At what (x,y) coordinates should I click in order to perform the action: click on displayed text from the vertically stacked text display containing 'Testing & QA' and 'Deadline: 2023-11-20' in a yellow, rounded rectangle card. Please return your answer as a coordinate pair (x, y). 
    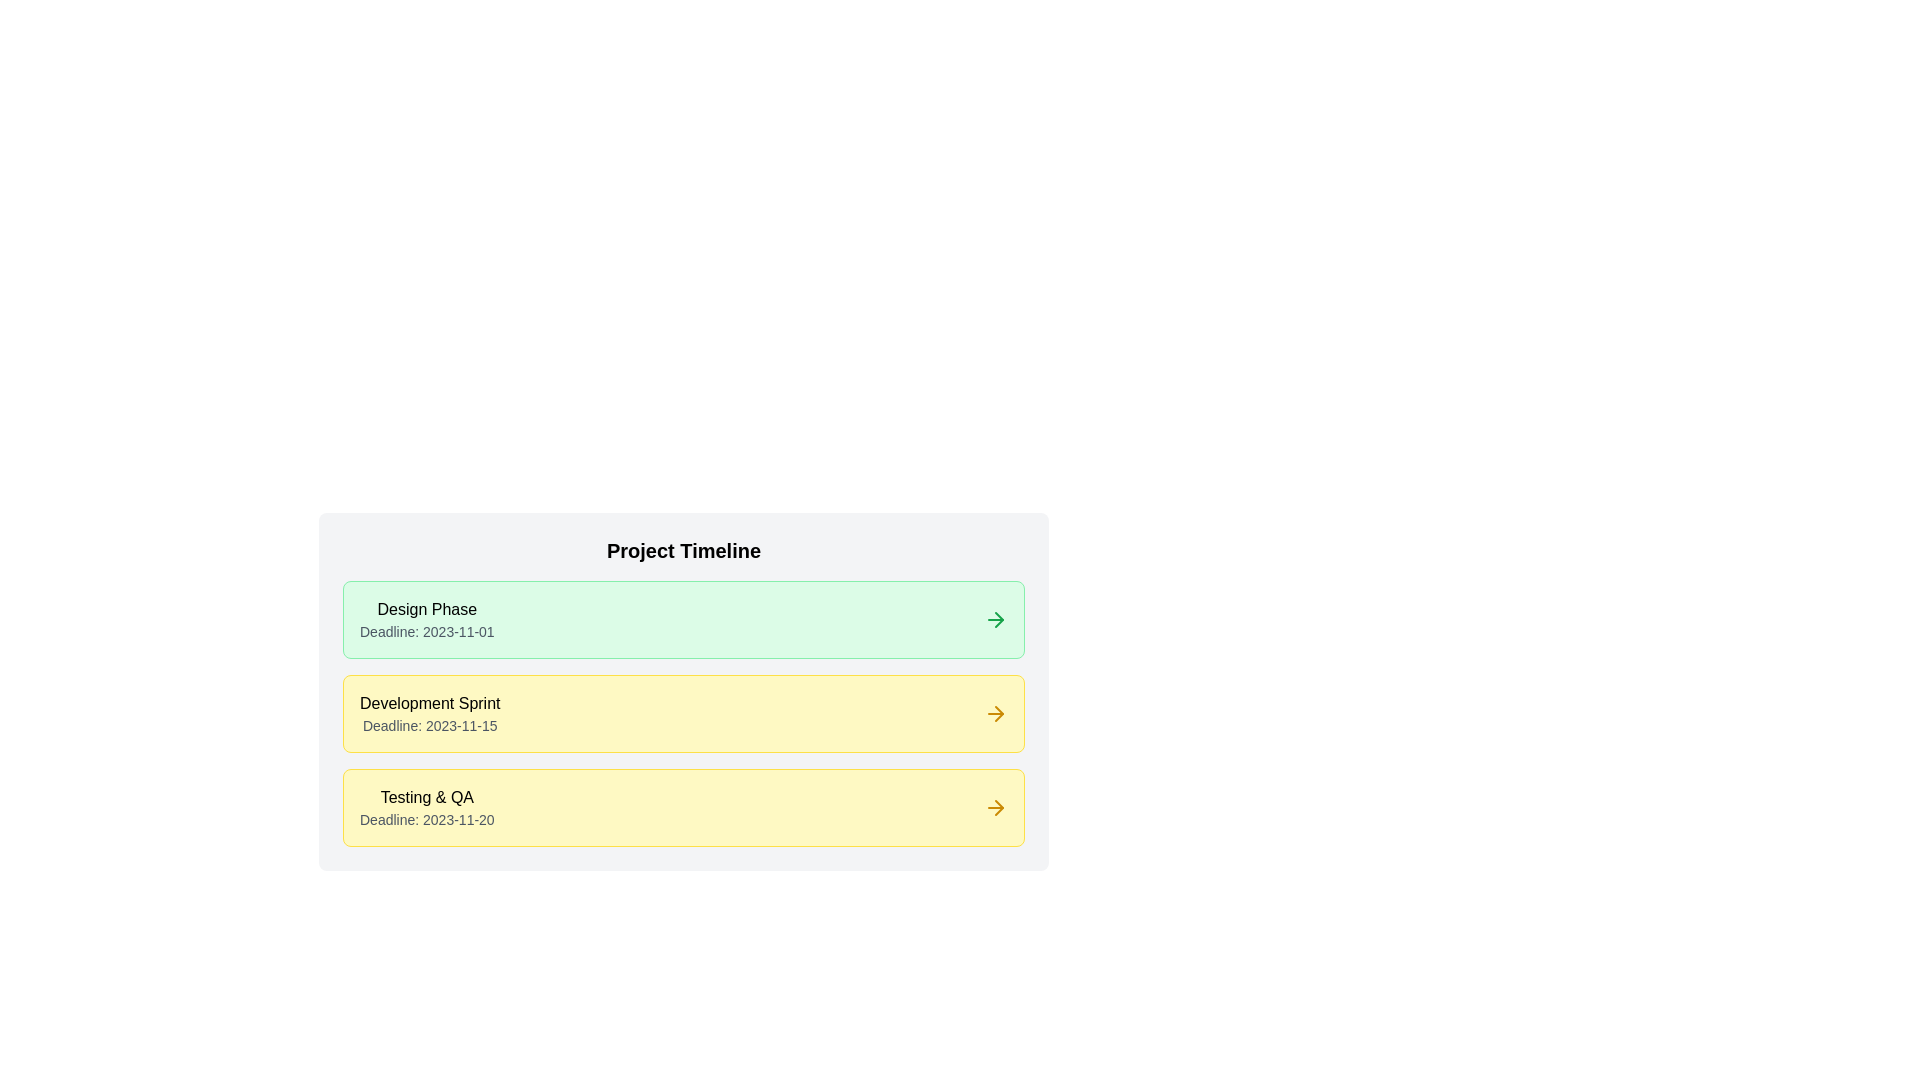
    Looking at the image, I should click on (426, 806).